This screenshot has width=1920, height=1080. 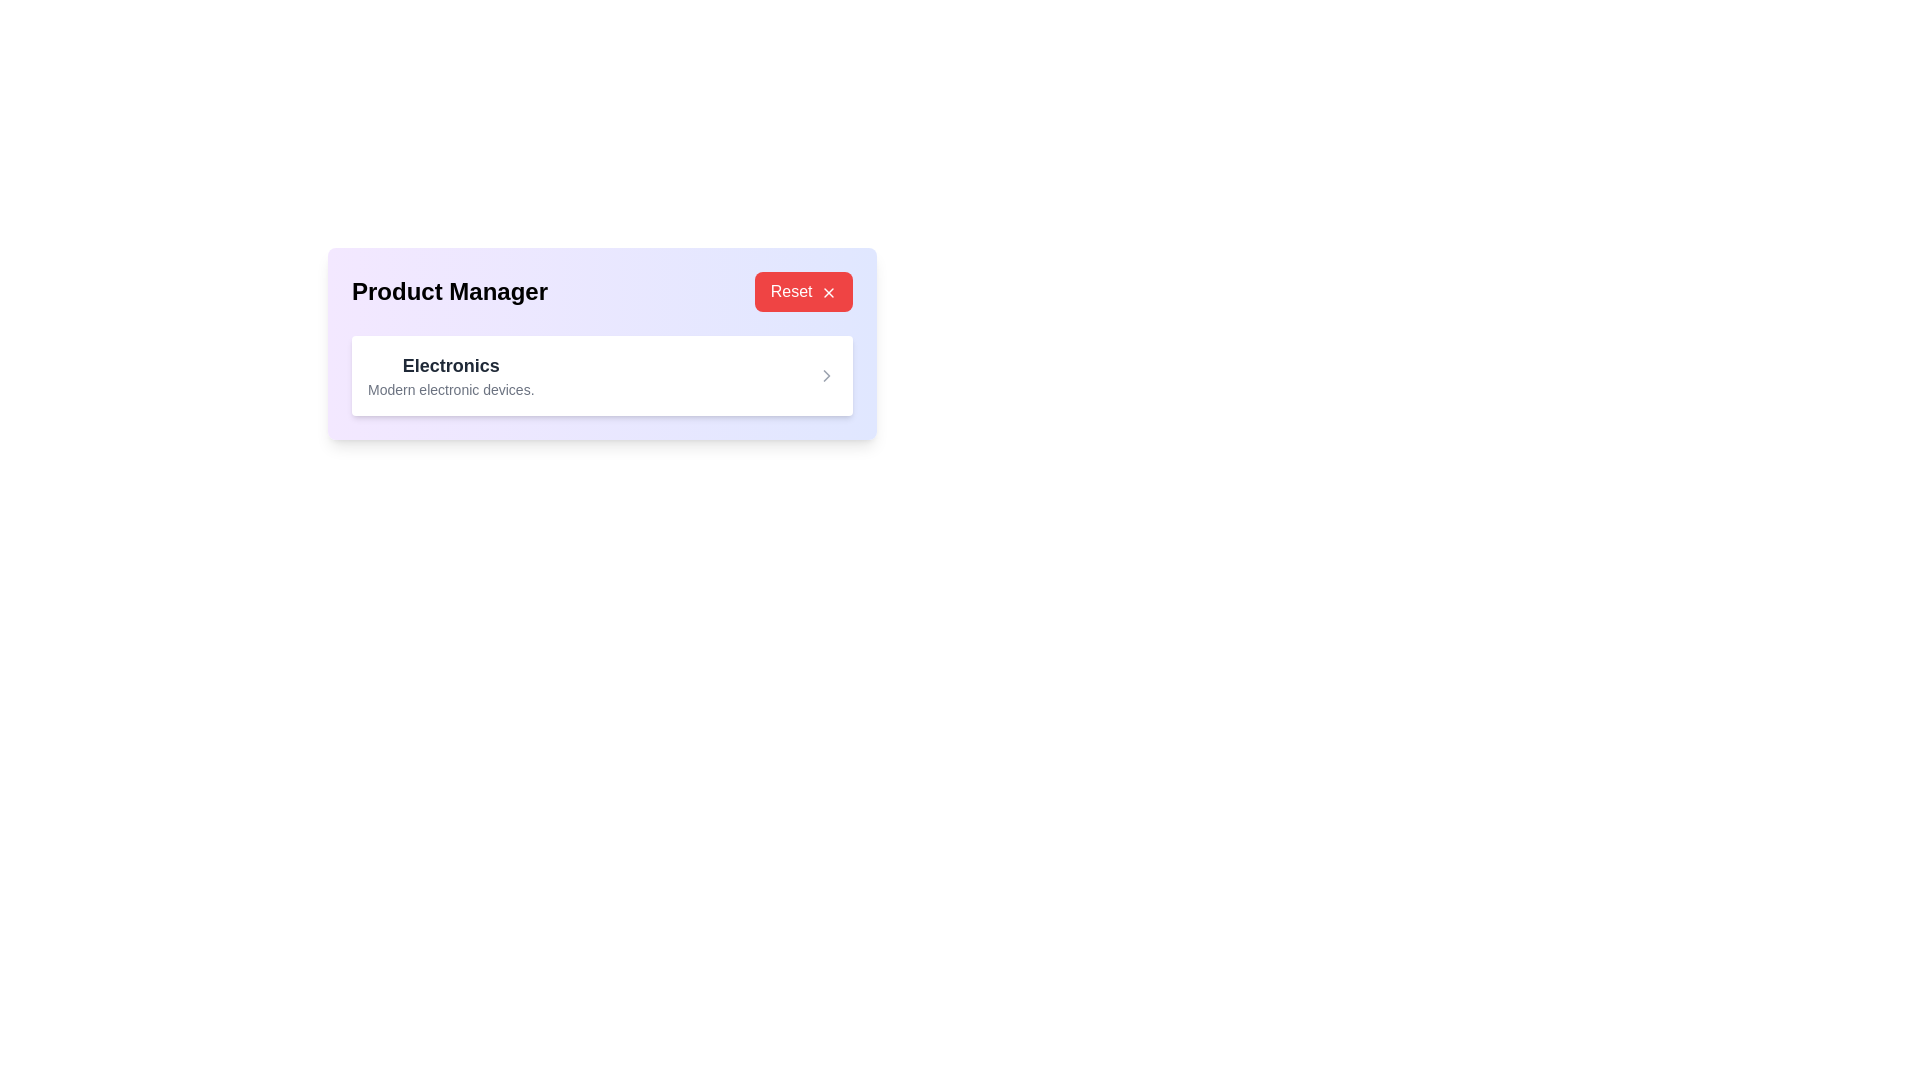 What do you see at coordinates (829, 292) in the screenshot?
I see `the reset icon located at the right end of the 'Reset' button in the upper-right corner of the 'Product Manager' card` at bounding box center [829, 292].